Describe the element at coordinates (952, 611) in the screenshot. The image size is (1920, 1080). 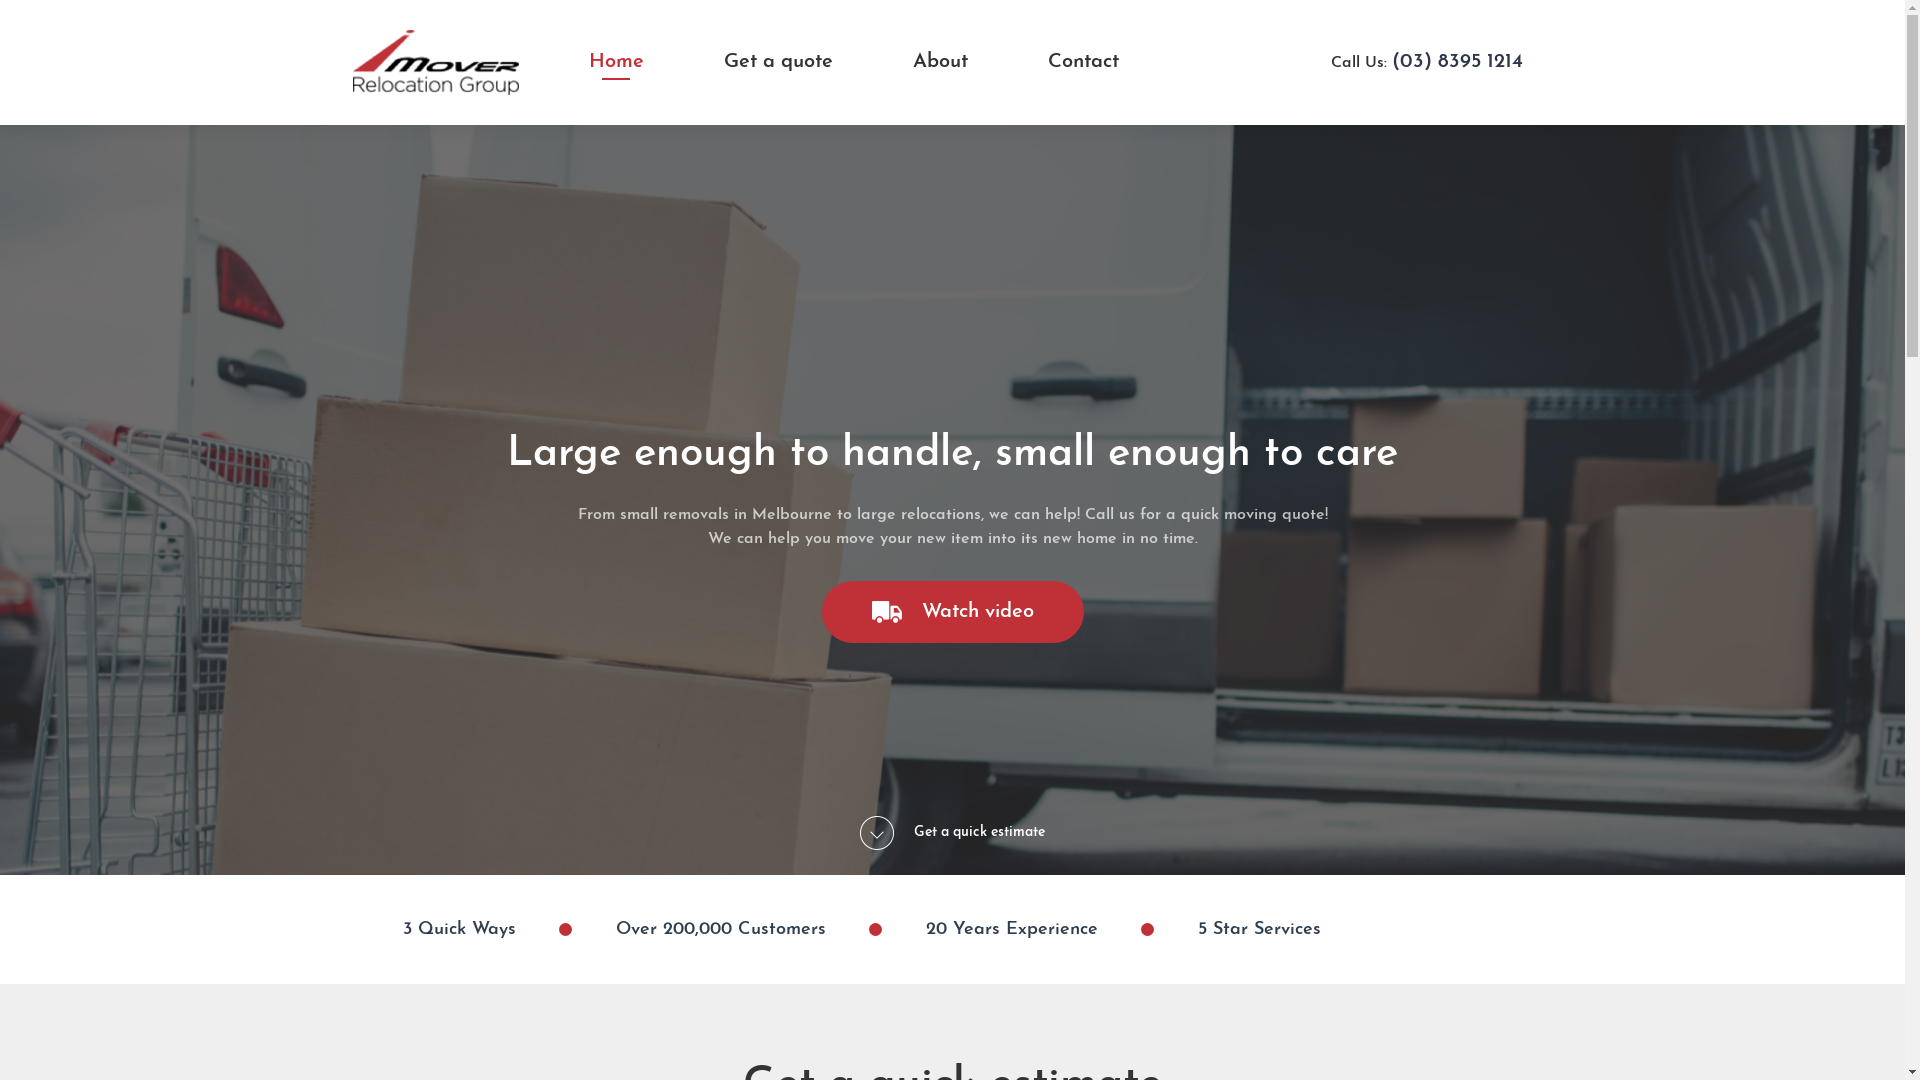
I see `'Watch video'` at that location.